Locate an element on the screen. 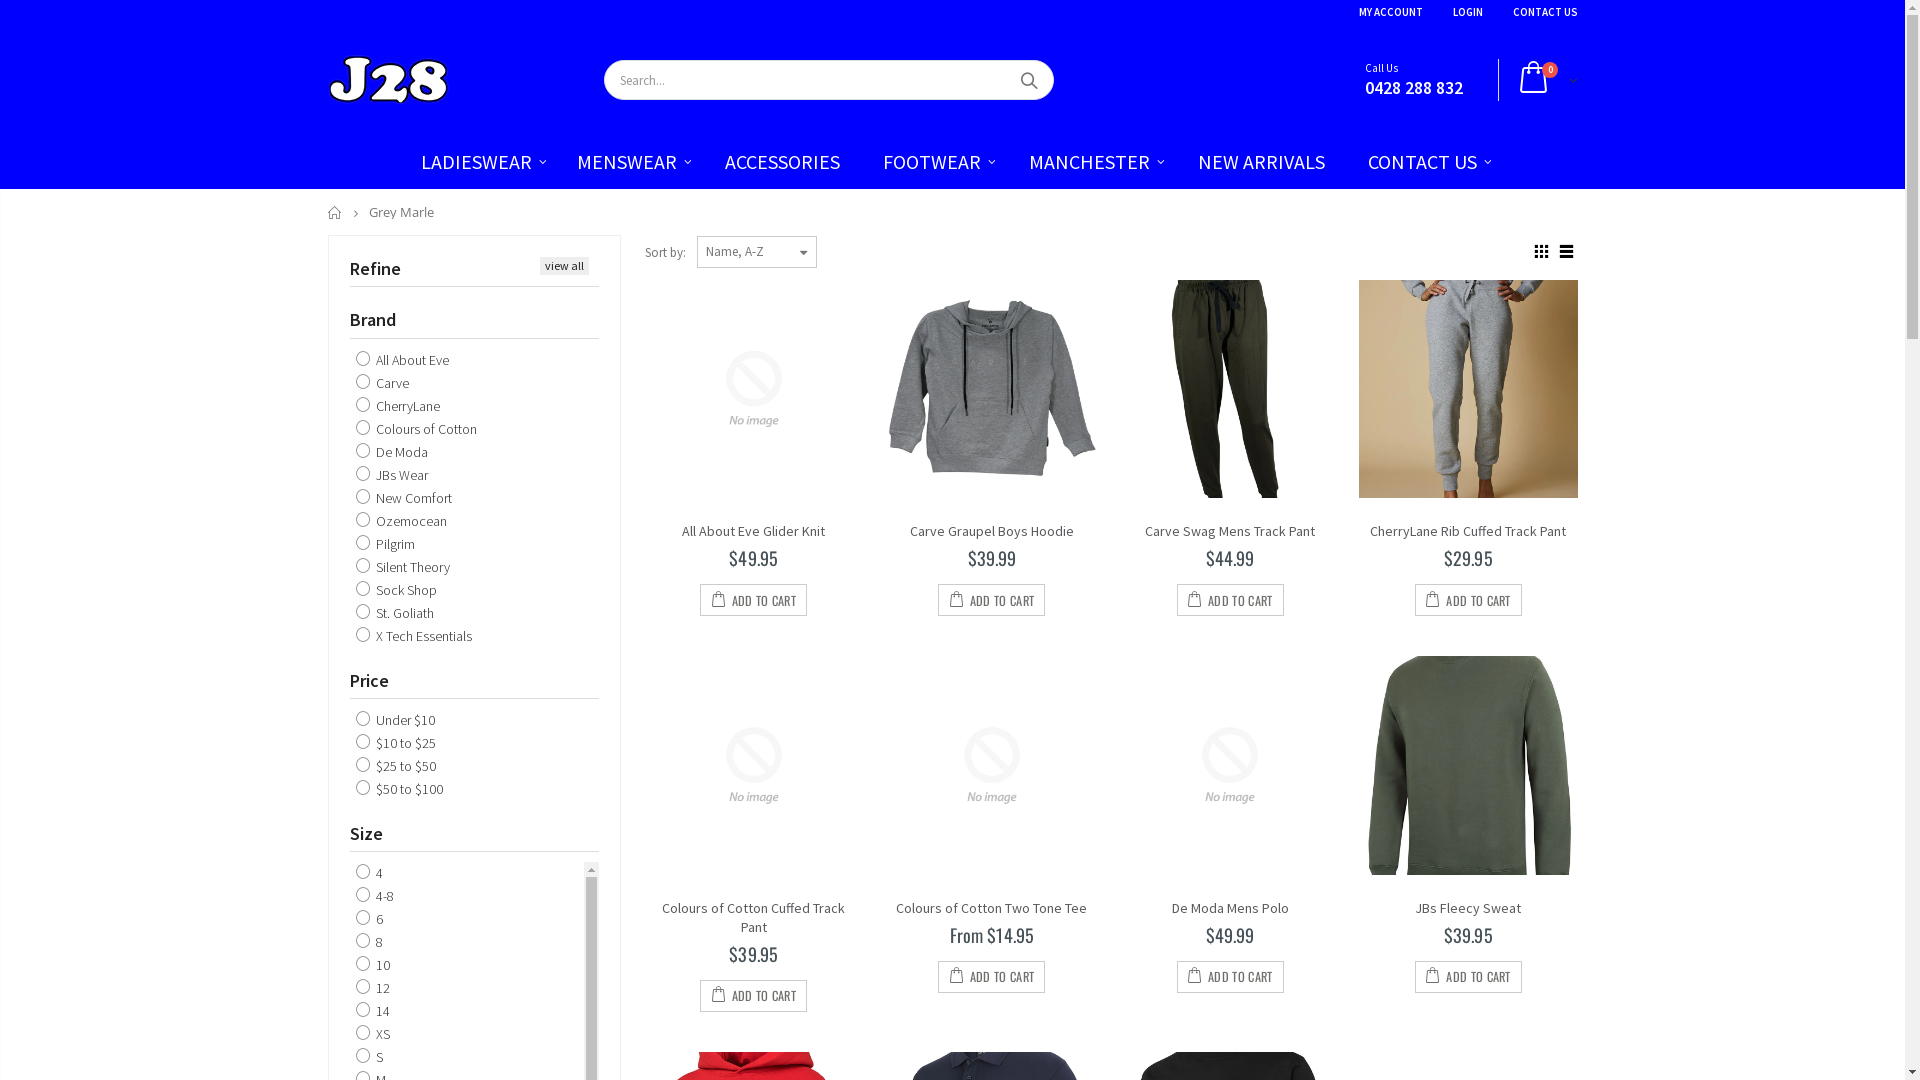 This screenshot has width=1920, height=1080. '$50 to $100' is located at coordinates (399, 788).